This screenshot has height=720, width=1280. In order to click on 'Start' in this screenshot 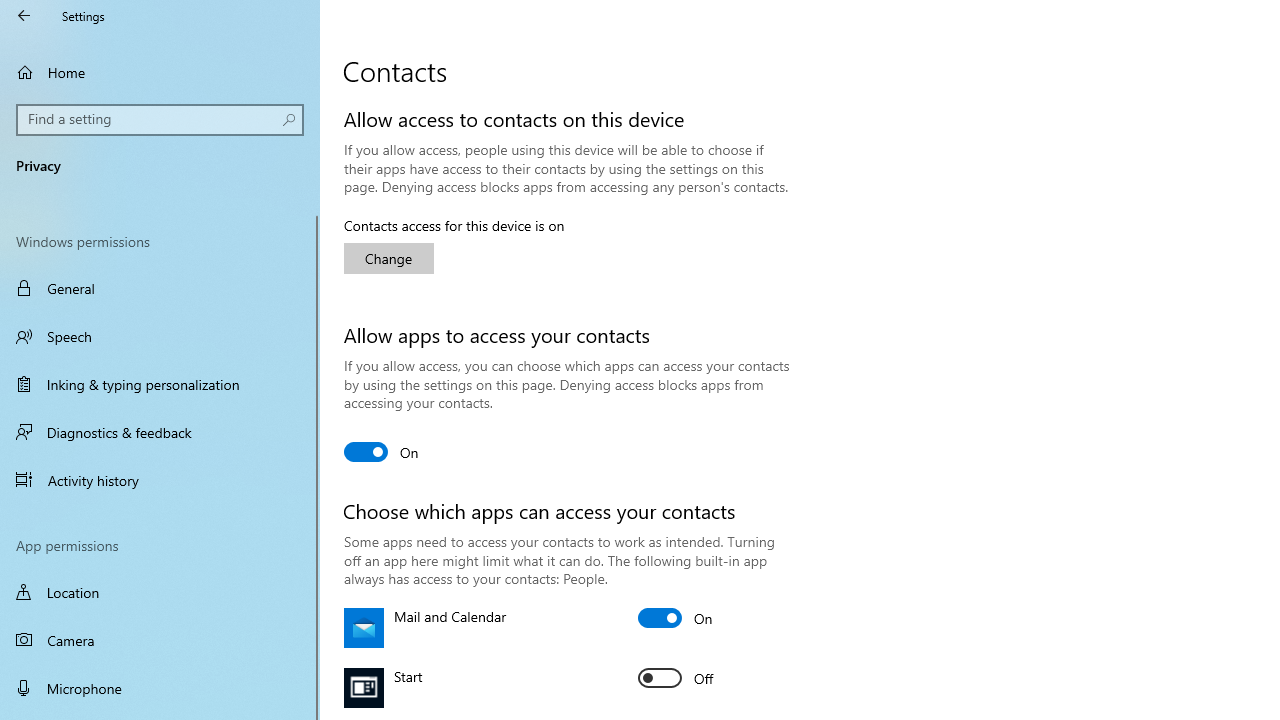, I will do `click(675, 676)`.